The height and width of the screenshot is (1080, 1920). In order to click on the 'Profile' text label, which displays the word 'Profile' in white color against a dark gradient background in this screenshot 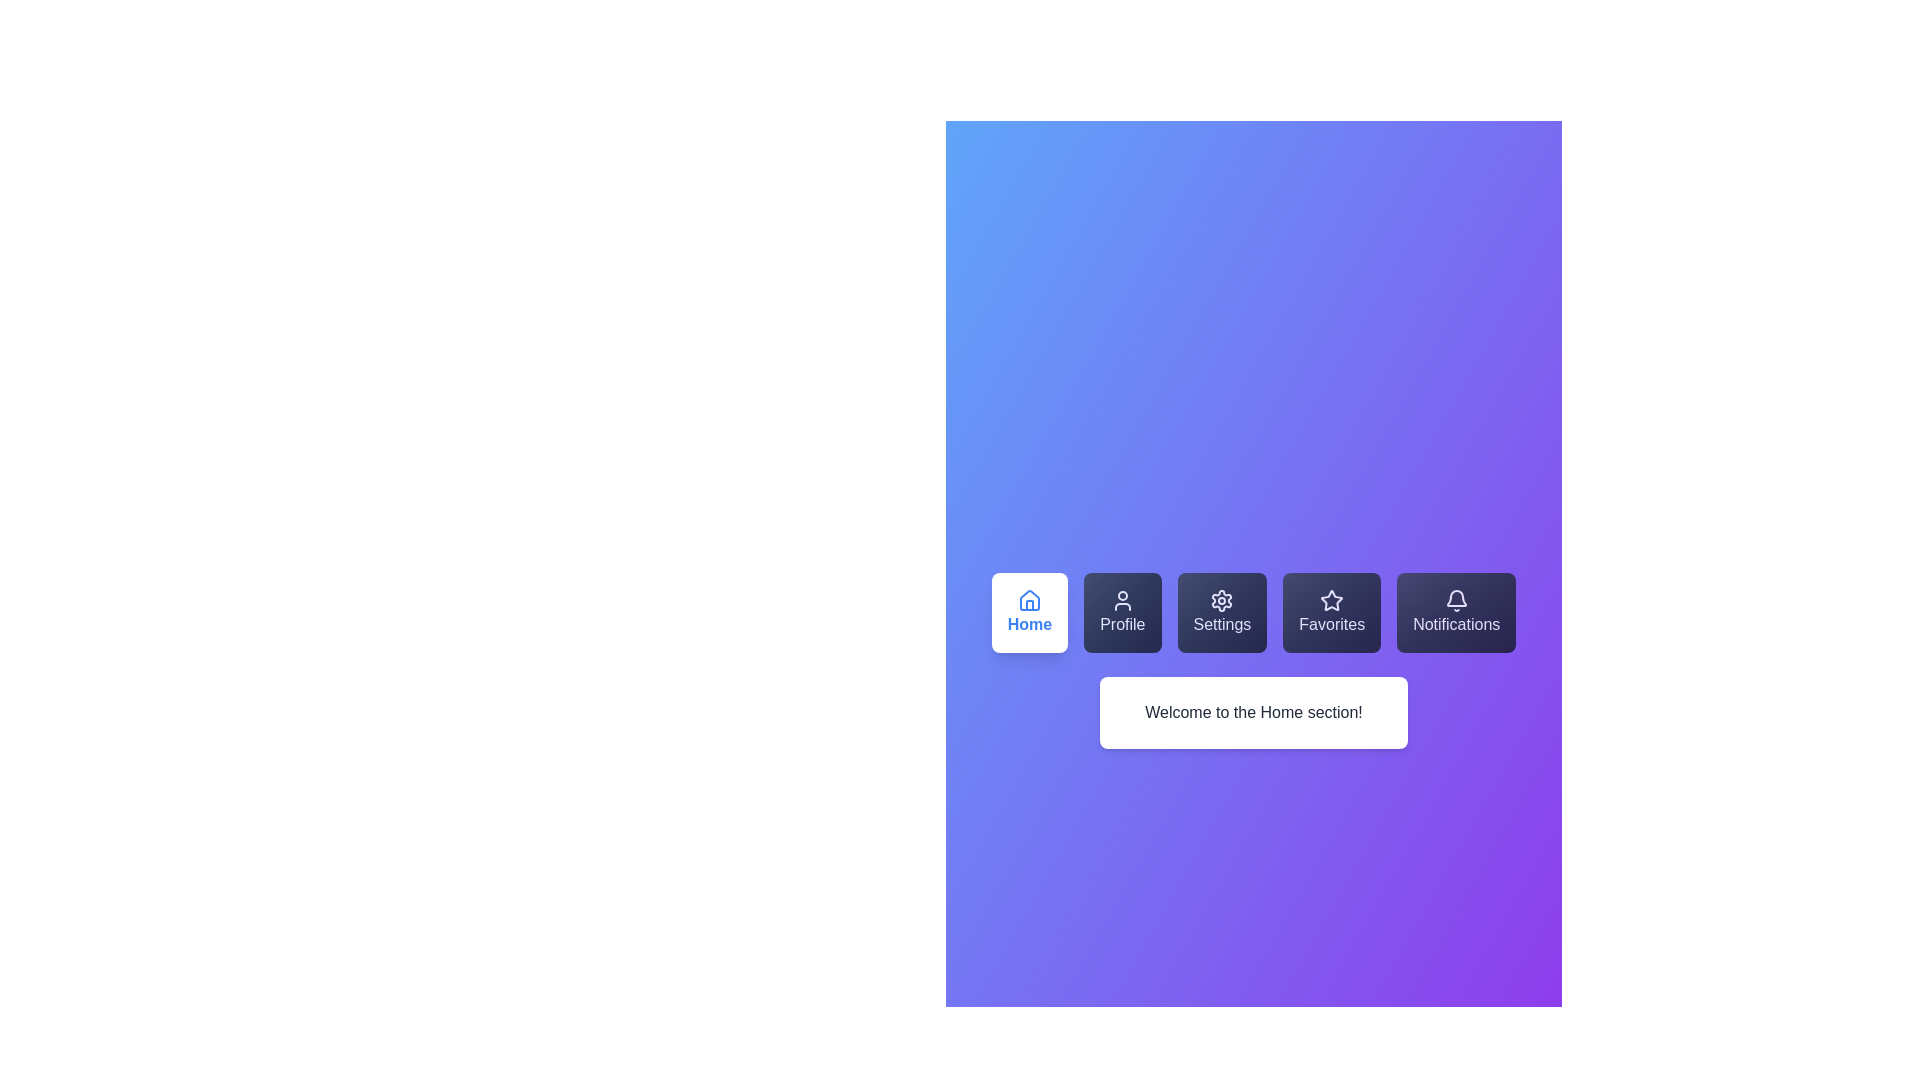, I will do `click(1122, 623)`.